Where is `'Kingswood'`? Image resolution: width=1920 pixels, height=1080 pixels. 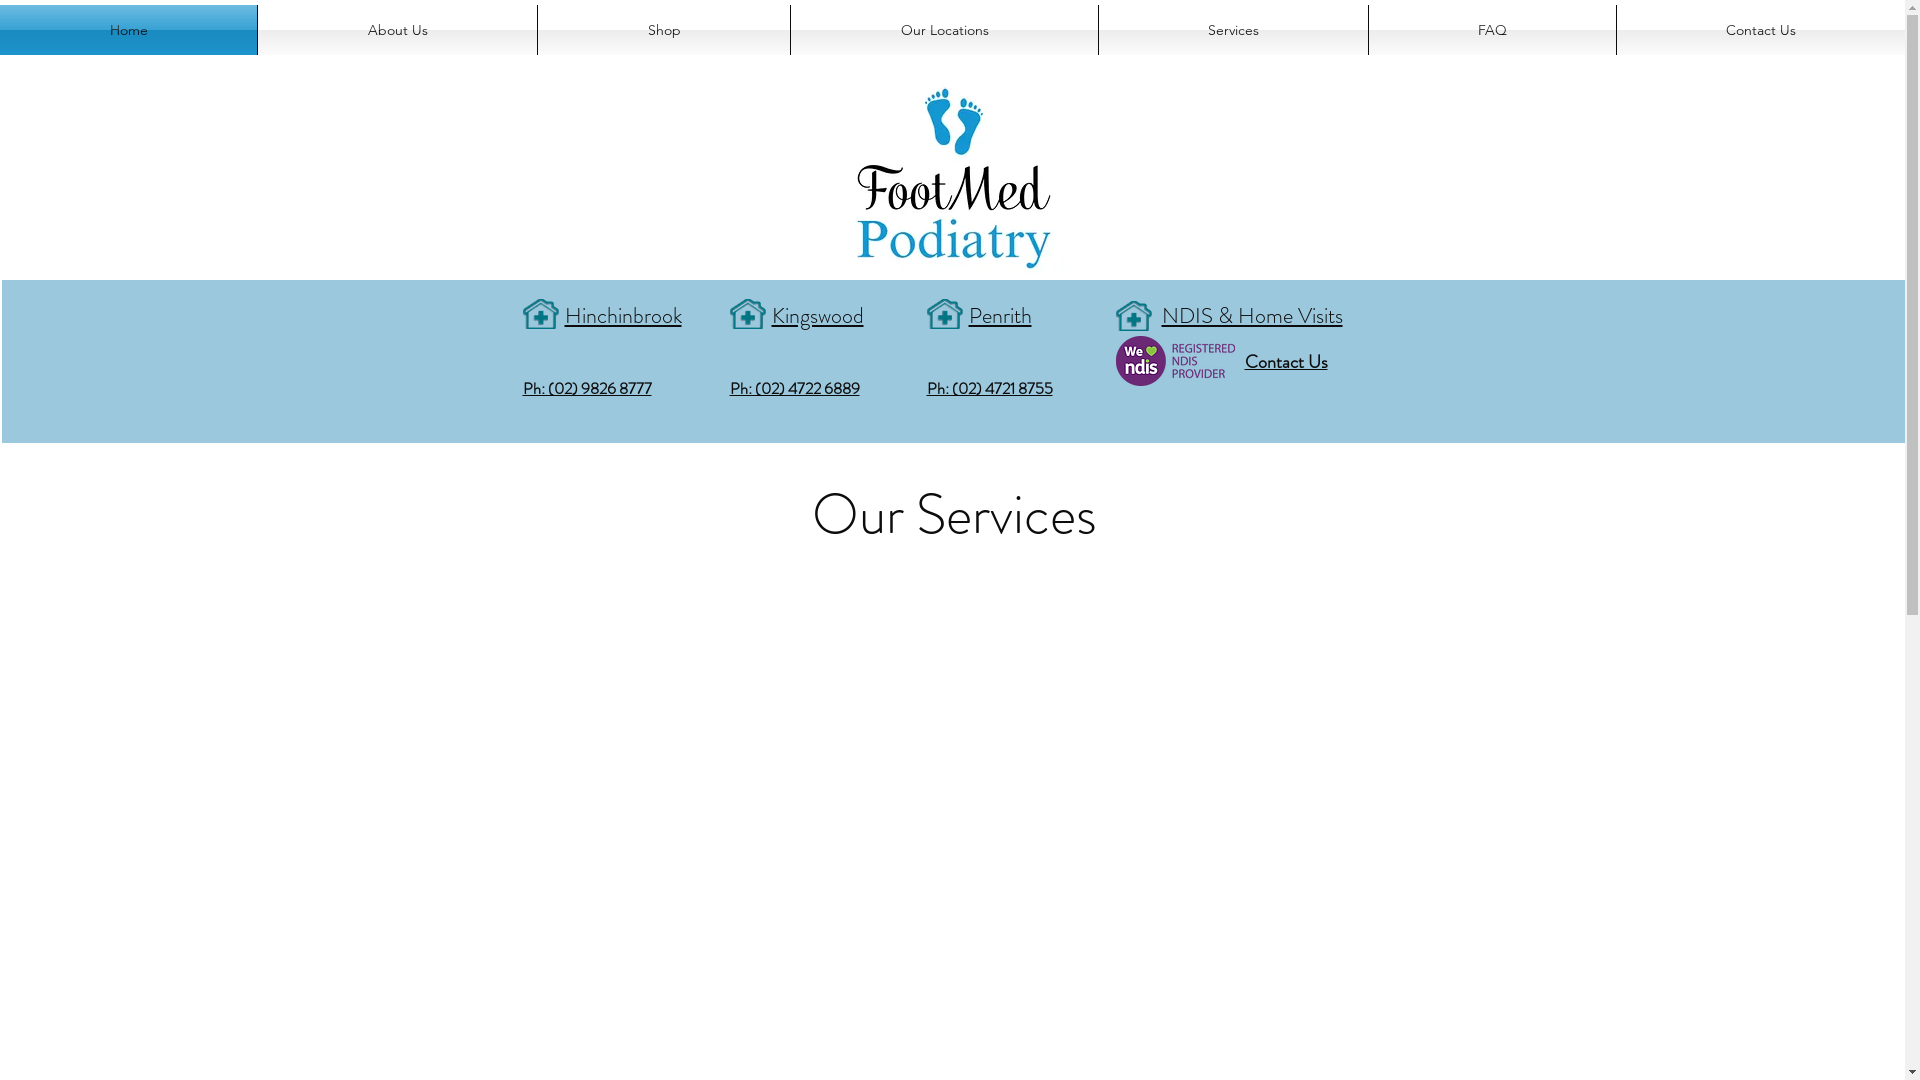
'Kingswood' is located at coordinates (771, 312).